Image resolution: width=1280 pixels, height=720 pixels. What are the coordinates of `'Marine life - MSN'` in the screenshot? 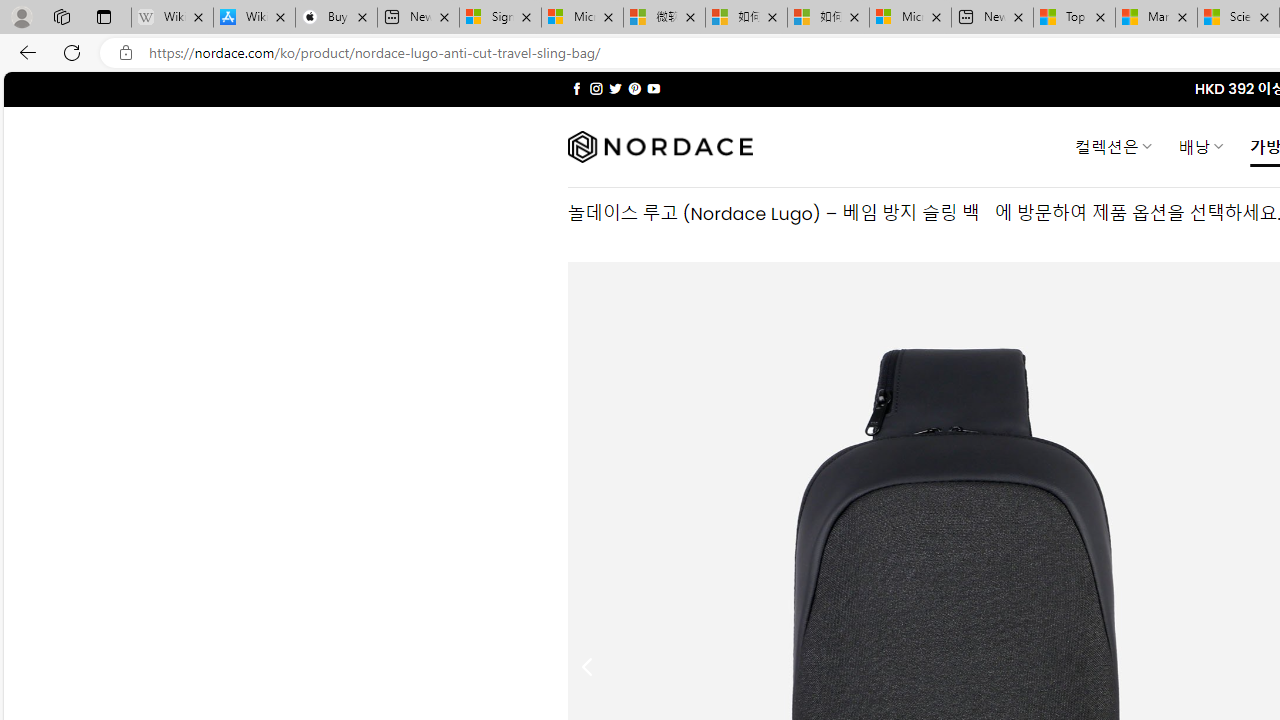 It's located at (1156, 17).